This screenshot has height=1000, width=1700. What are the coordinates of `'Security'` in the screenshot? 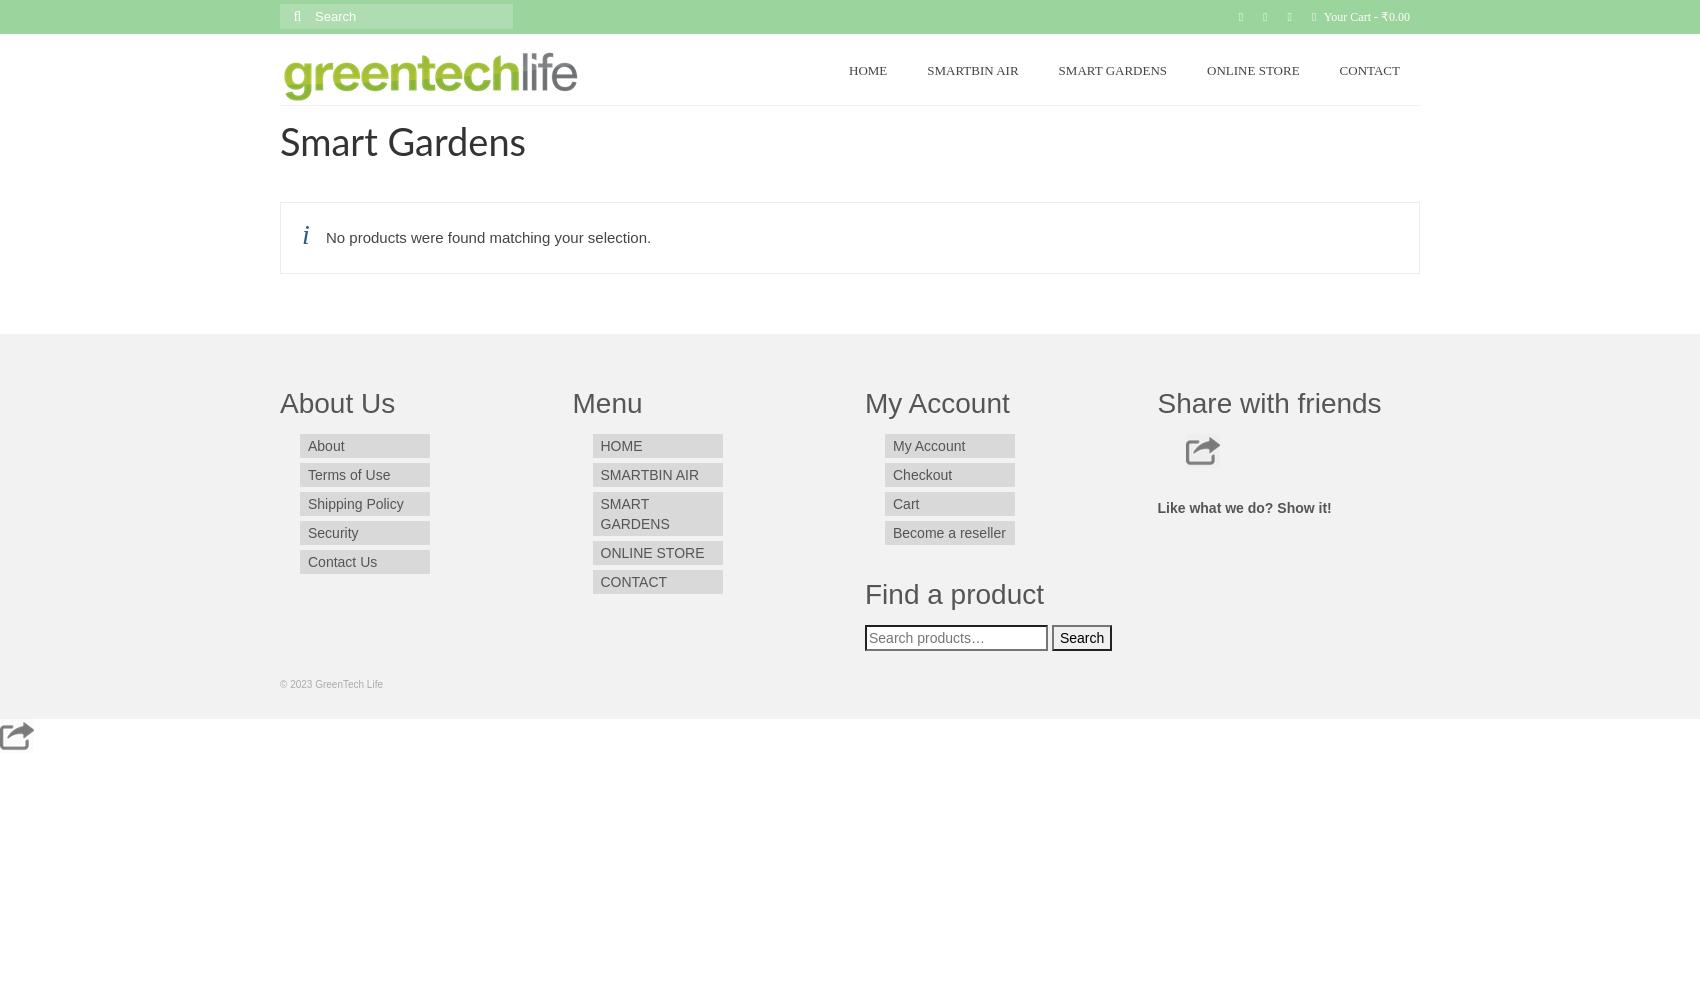 It's located at (332, 533).